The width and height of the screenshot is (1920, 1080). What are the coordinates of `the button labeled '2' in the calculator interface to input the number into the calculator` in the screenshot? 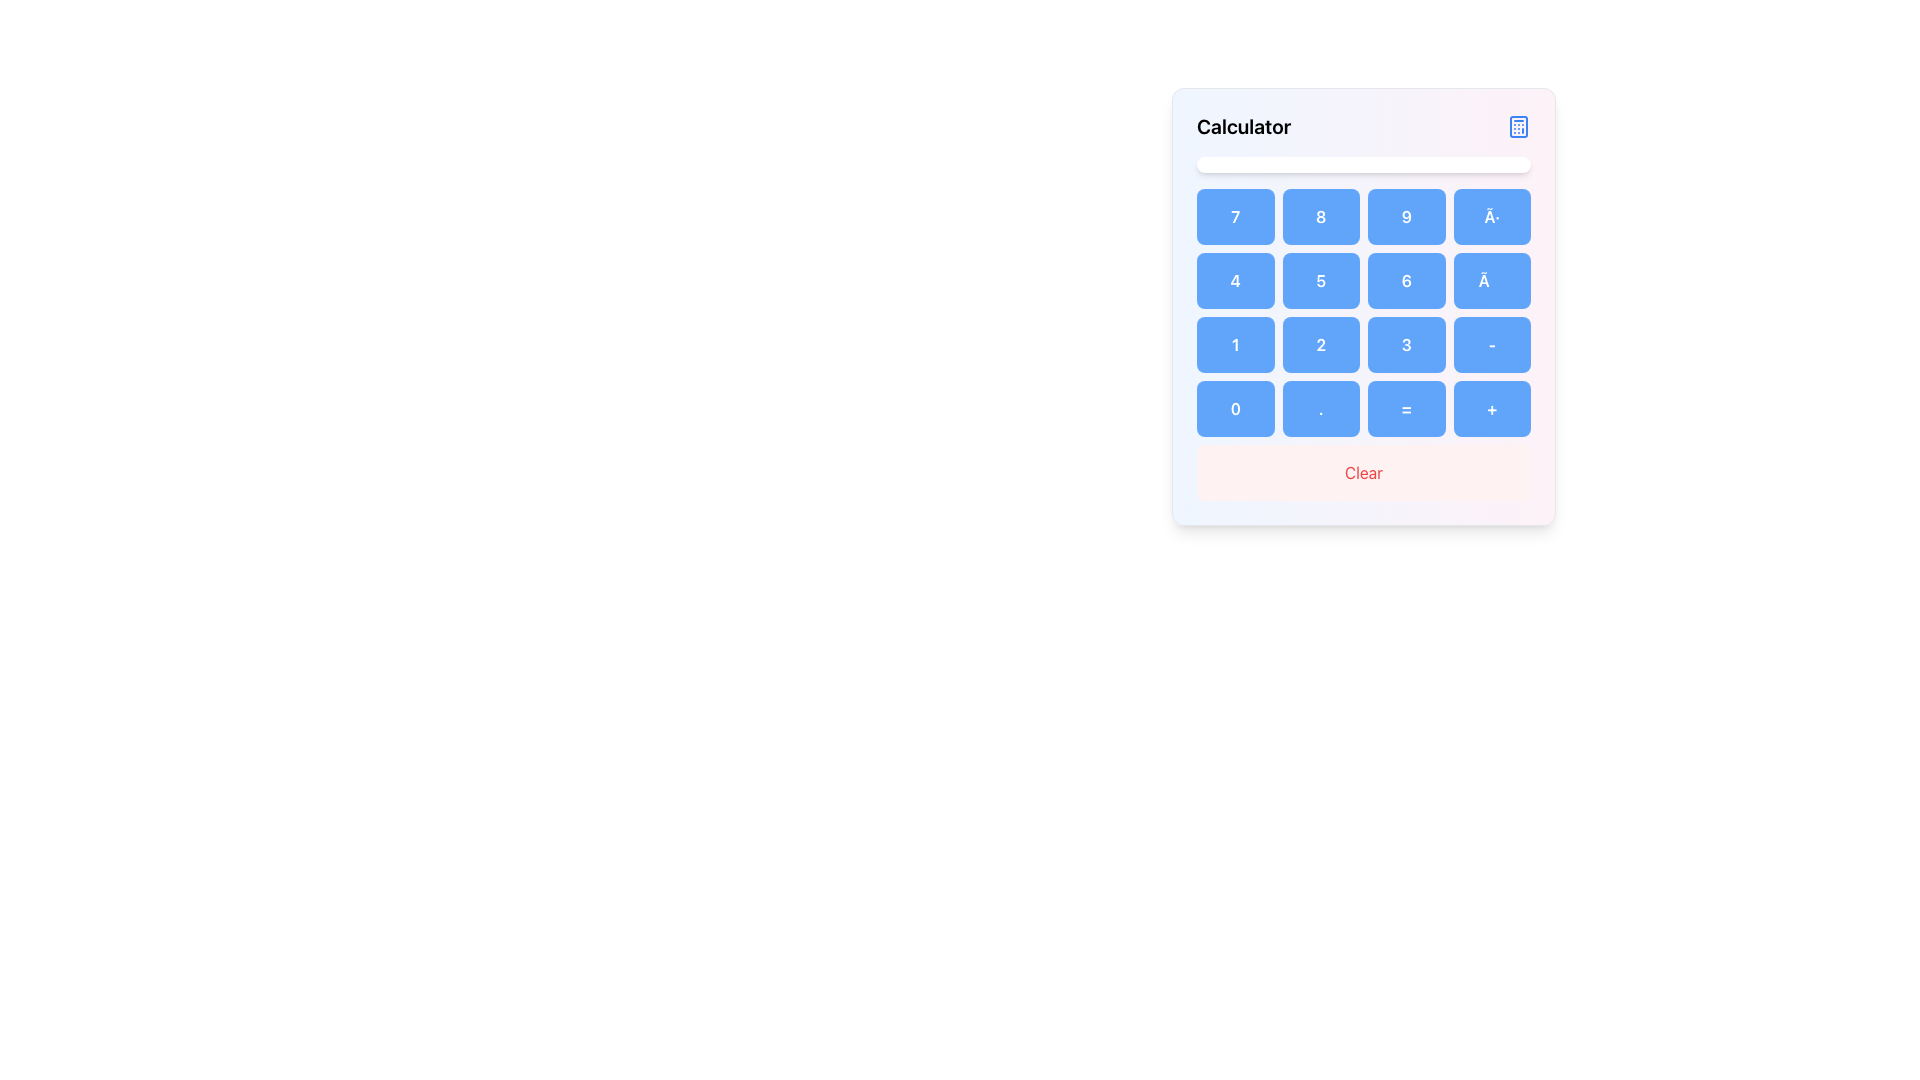 It's located at (1321, 343).